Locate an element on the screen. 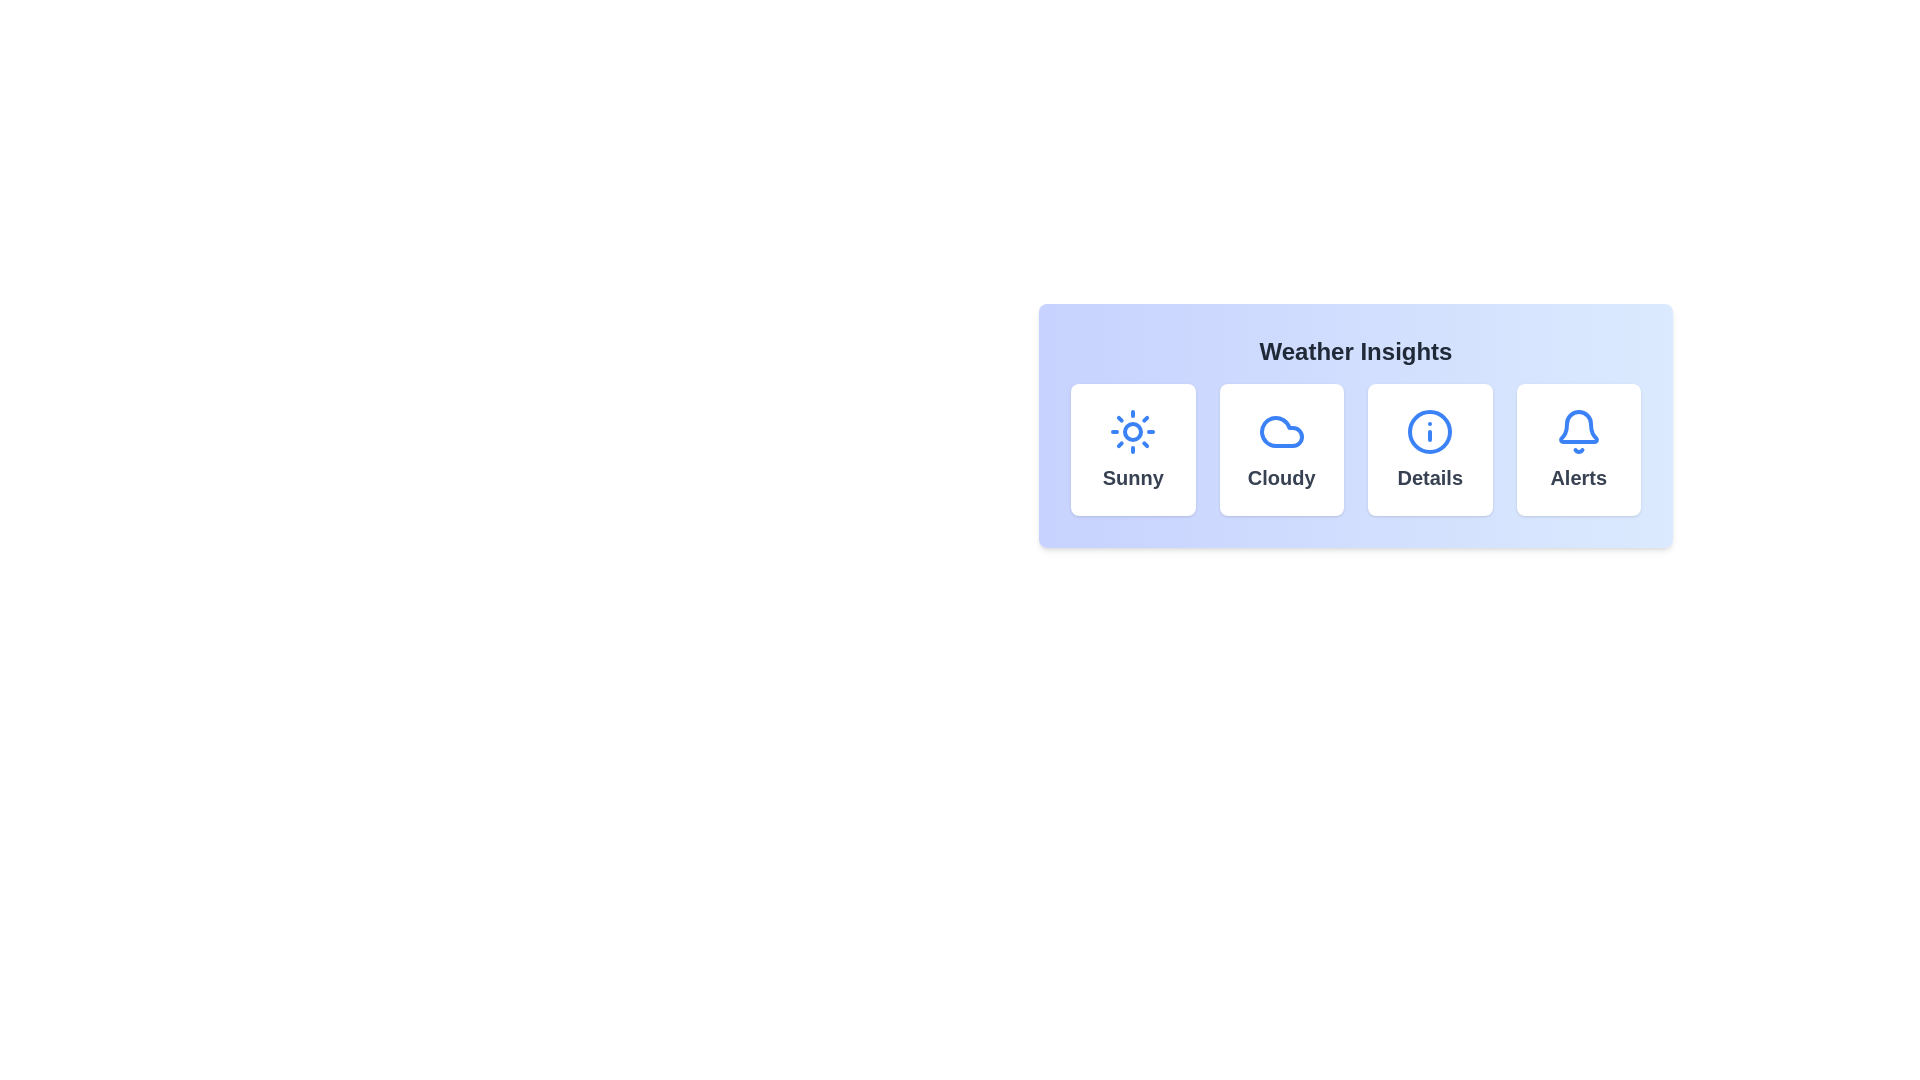 This screenshot has width=1920, height=1080. the first card in the 'Weather Insights' section that represents sunny weather conditions is located at coordinates (1133, 450).